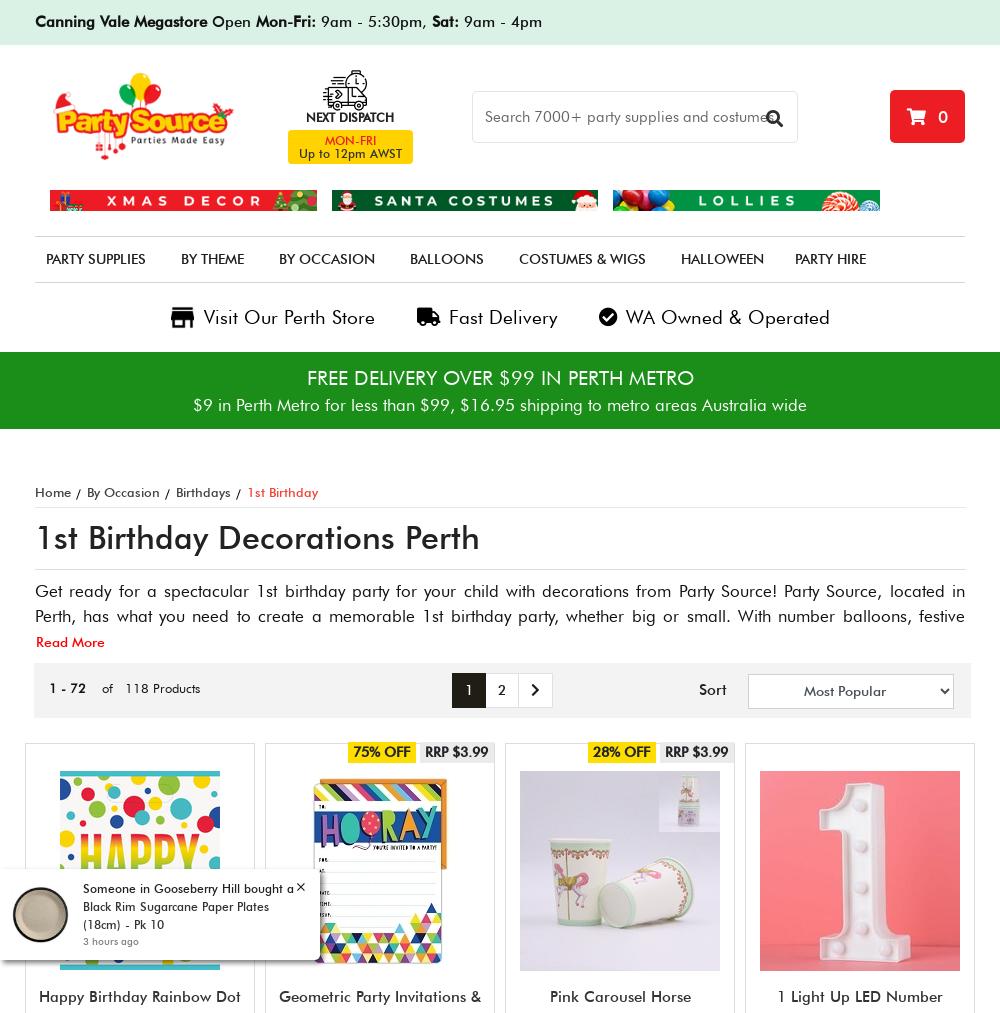 The height and width of the screenshot is (1013, 1000). What do you see at coordinates (446, 258) in the screenshot?
I see `'Balloons'` at bounding box center [446, 258].